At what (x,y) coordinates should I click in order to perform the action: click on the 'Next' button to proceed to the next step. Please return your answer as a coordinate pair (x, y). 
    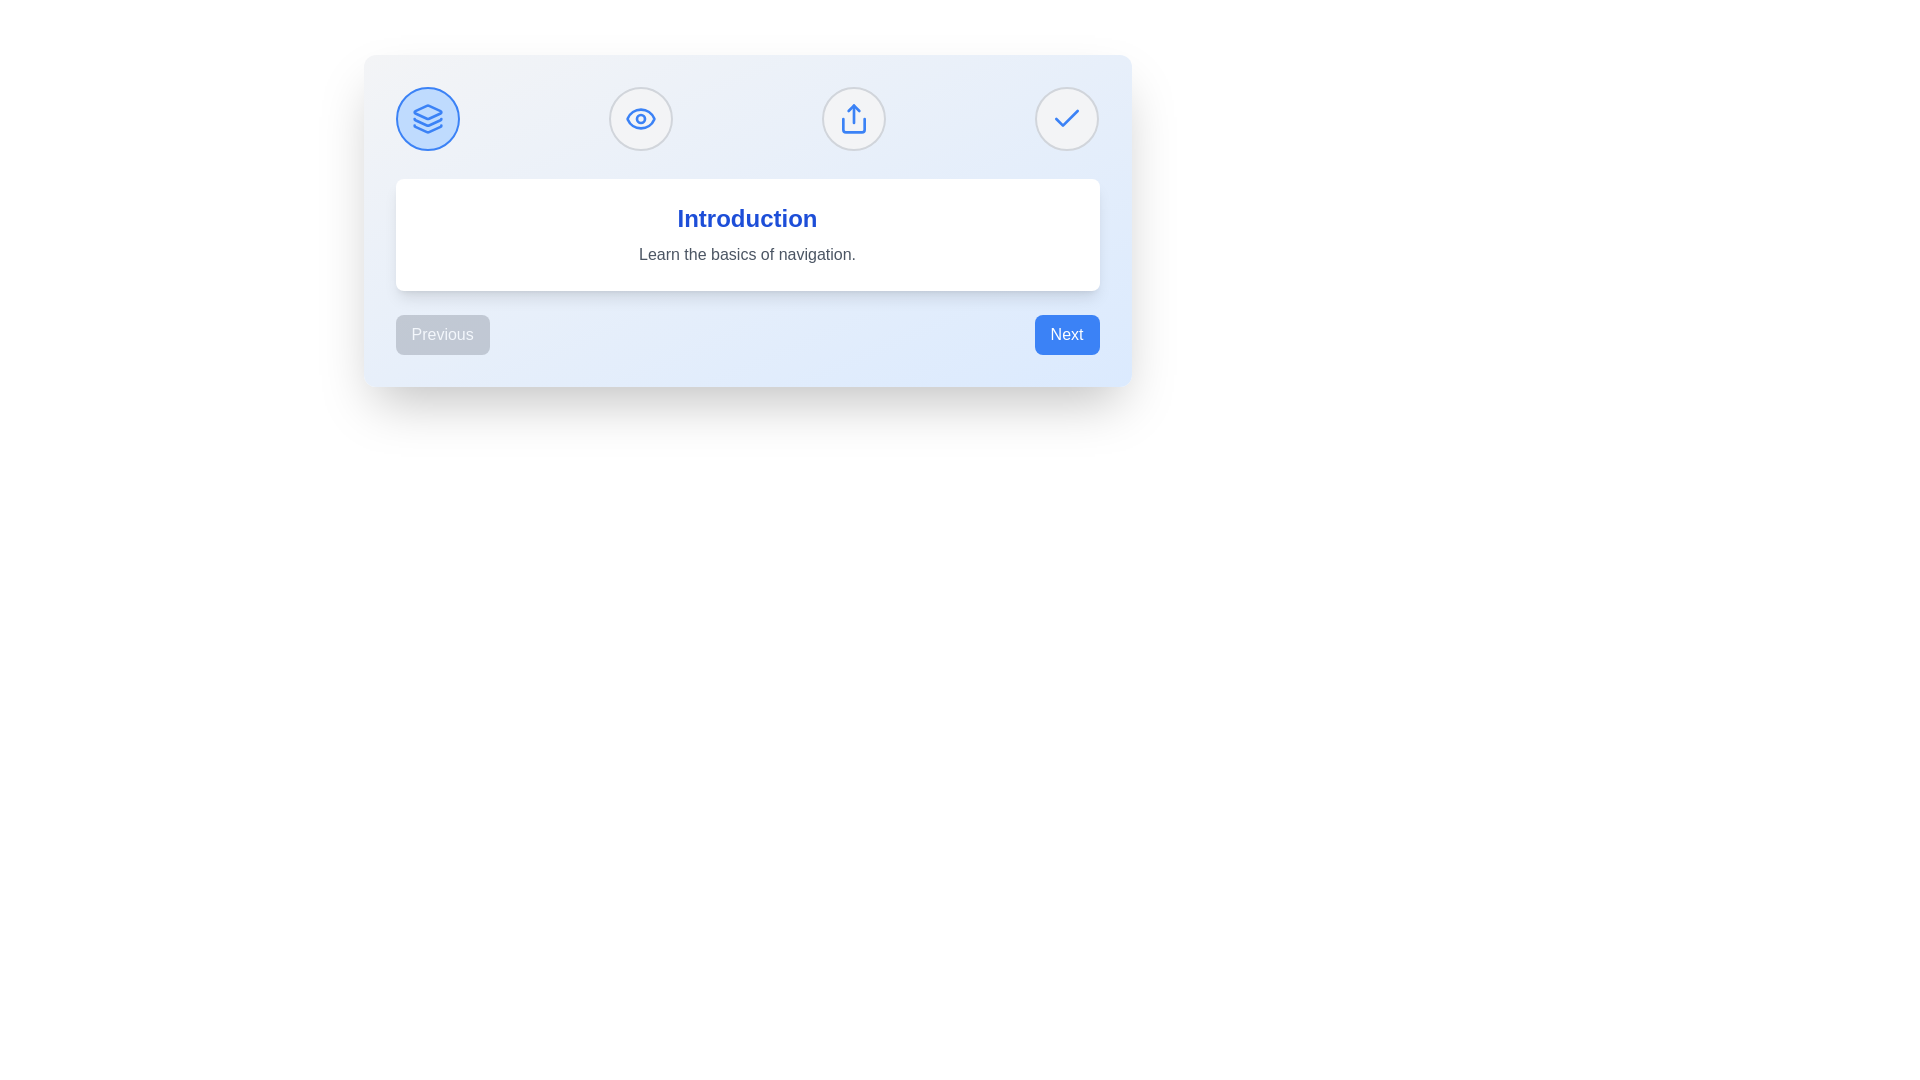
    Looking at the image, I should click on (1065, 334).